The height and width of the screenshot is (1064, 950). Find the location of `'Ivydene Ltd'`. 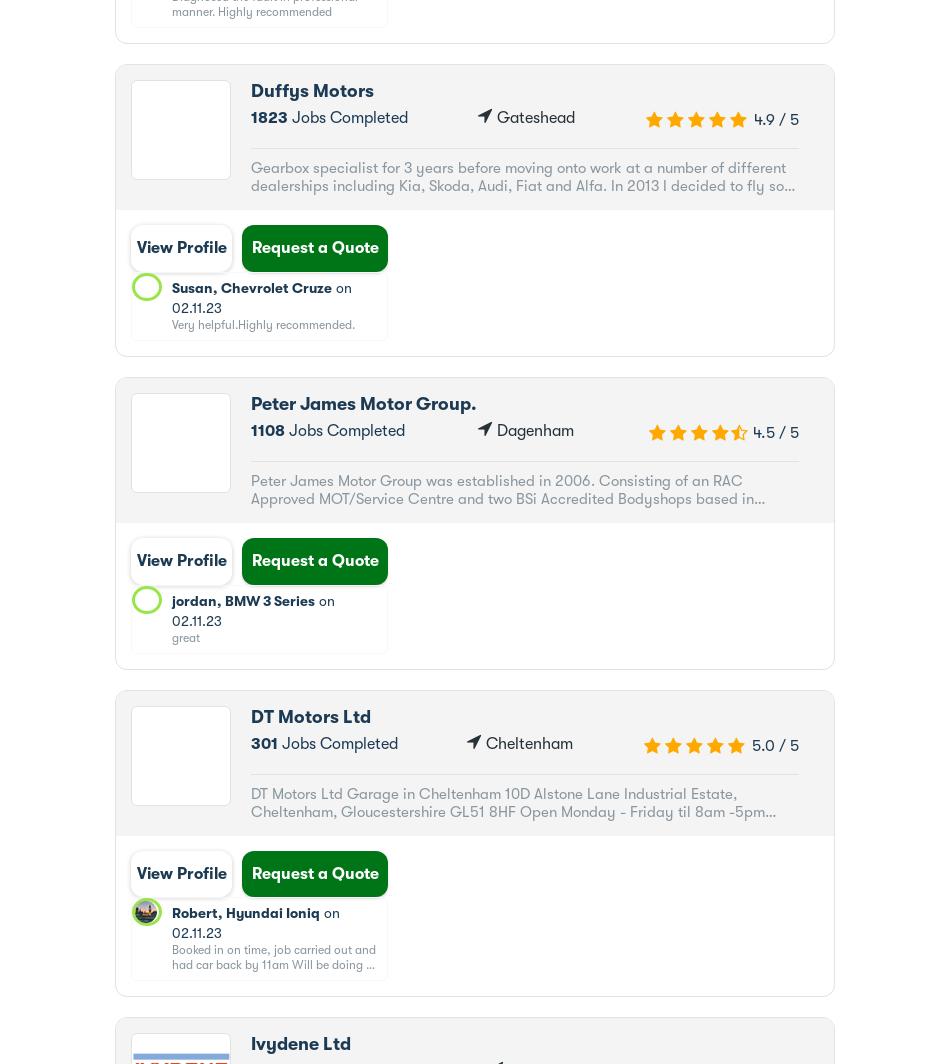

'Ivydene Ltd' is located at coordinates (249, 1043).